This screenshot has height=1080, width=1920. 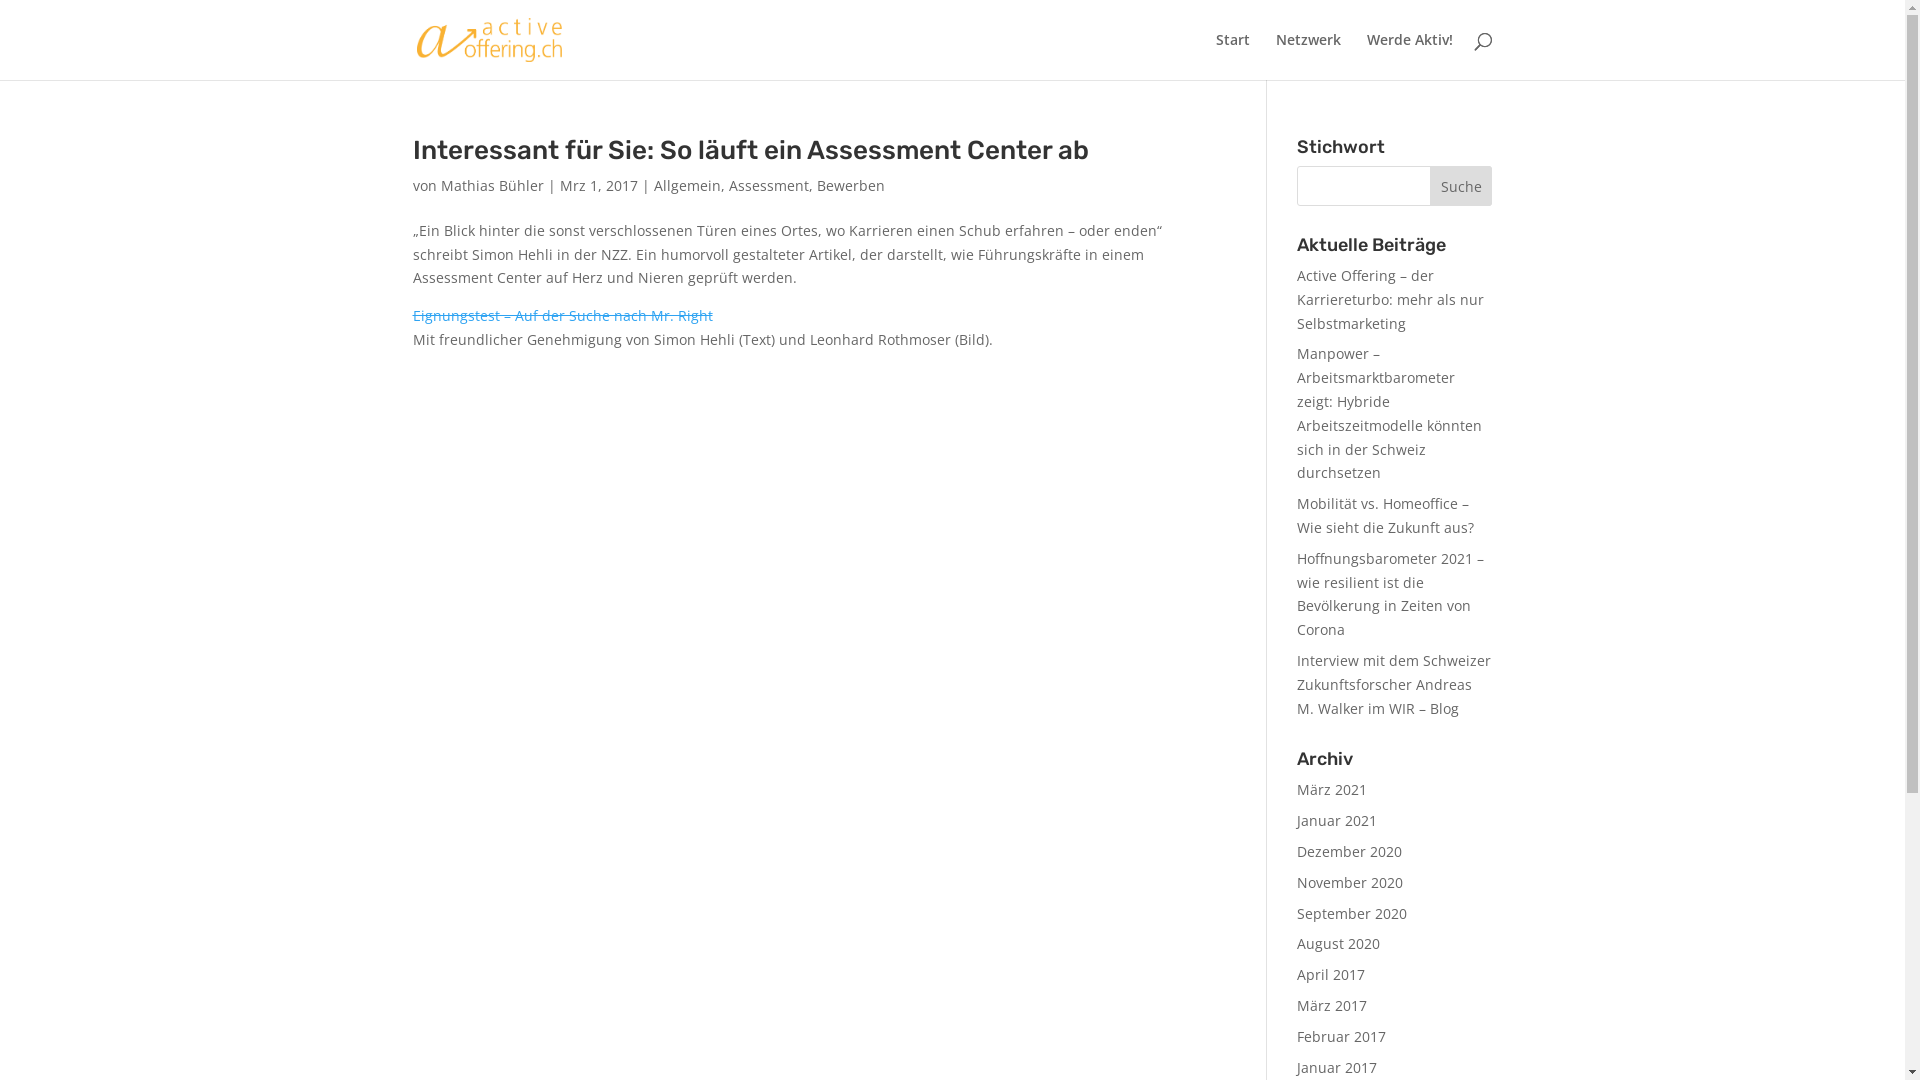 What do you see at coordinates (1330, 973) in the screenshot?
I see `'April 2017'` at bounding box center [1330, 973].